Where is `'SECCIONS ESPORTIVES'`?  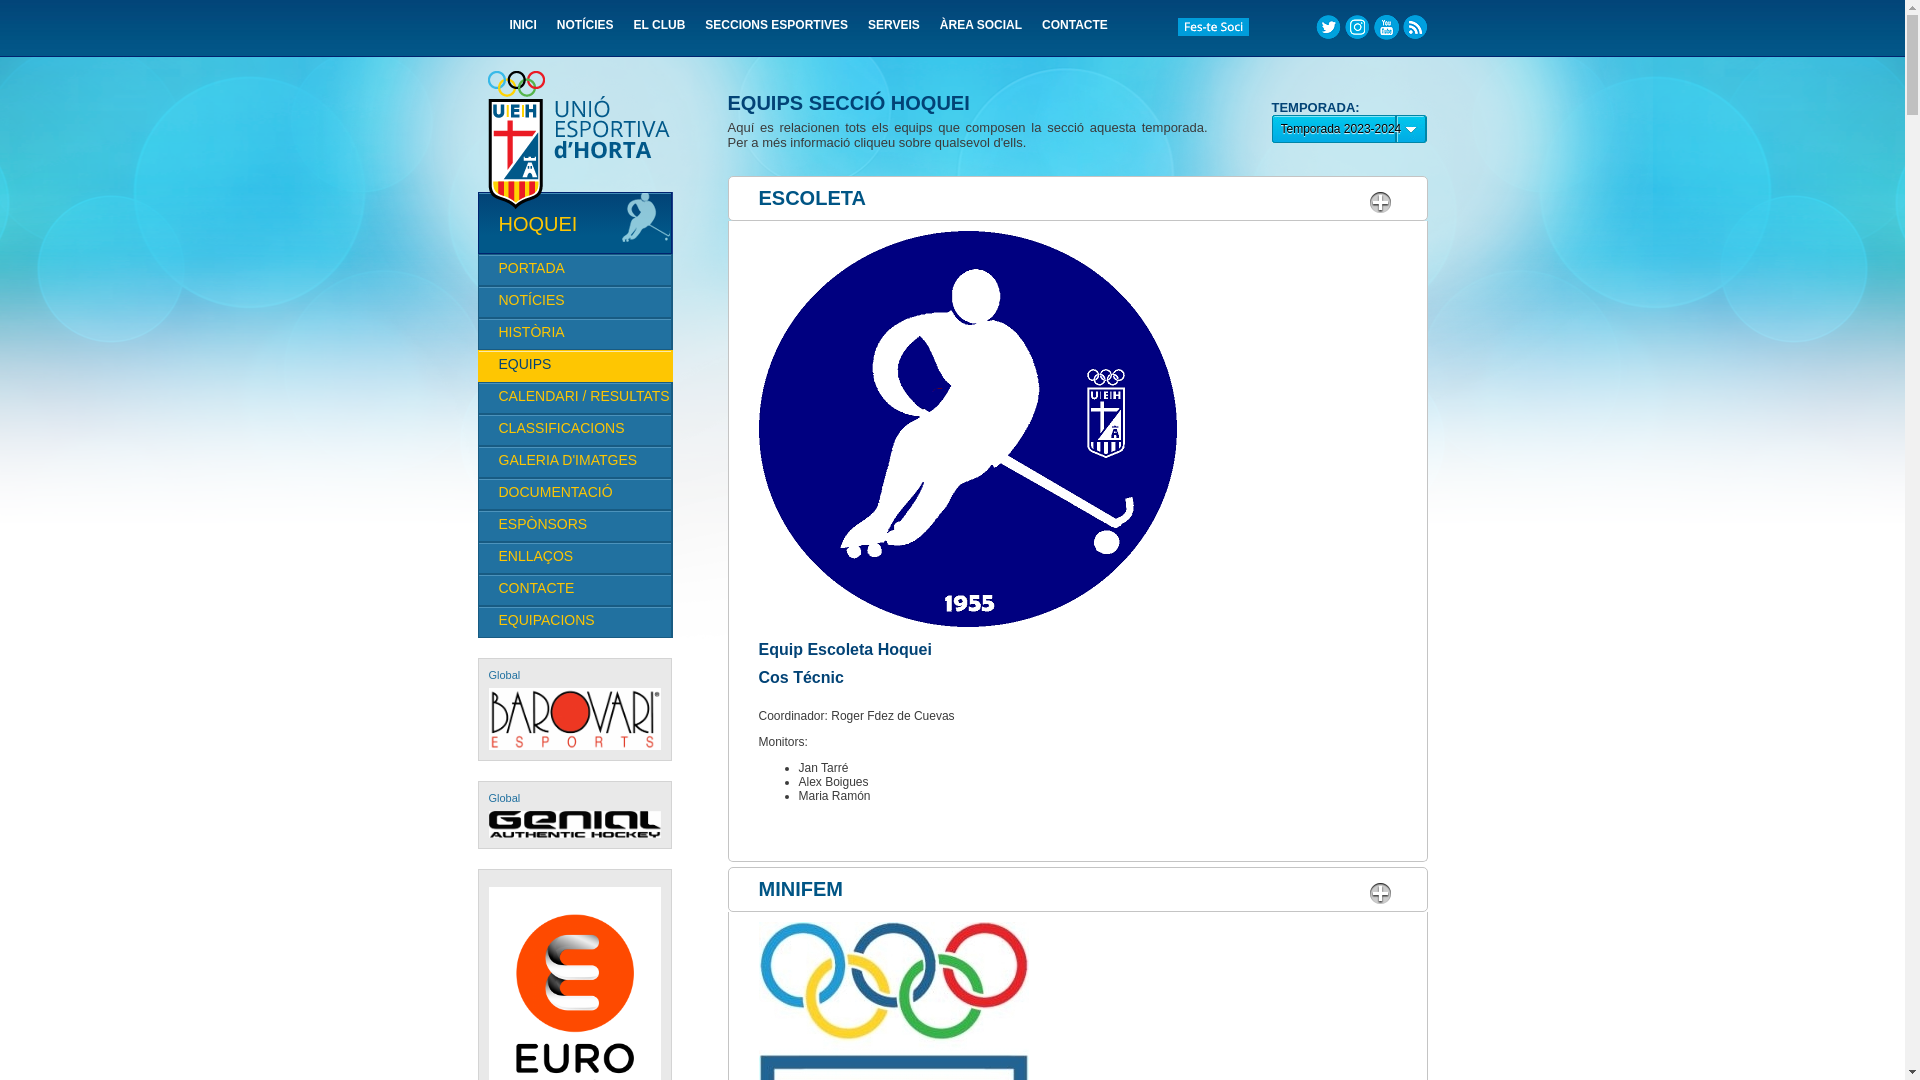 'SECCIONS ESPORTIVES' is located at coordinates (705, 31).